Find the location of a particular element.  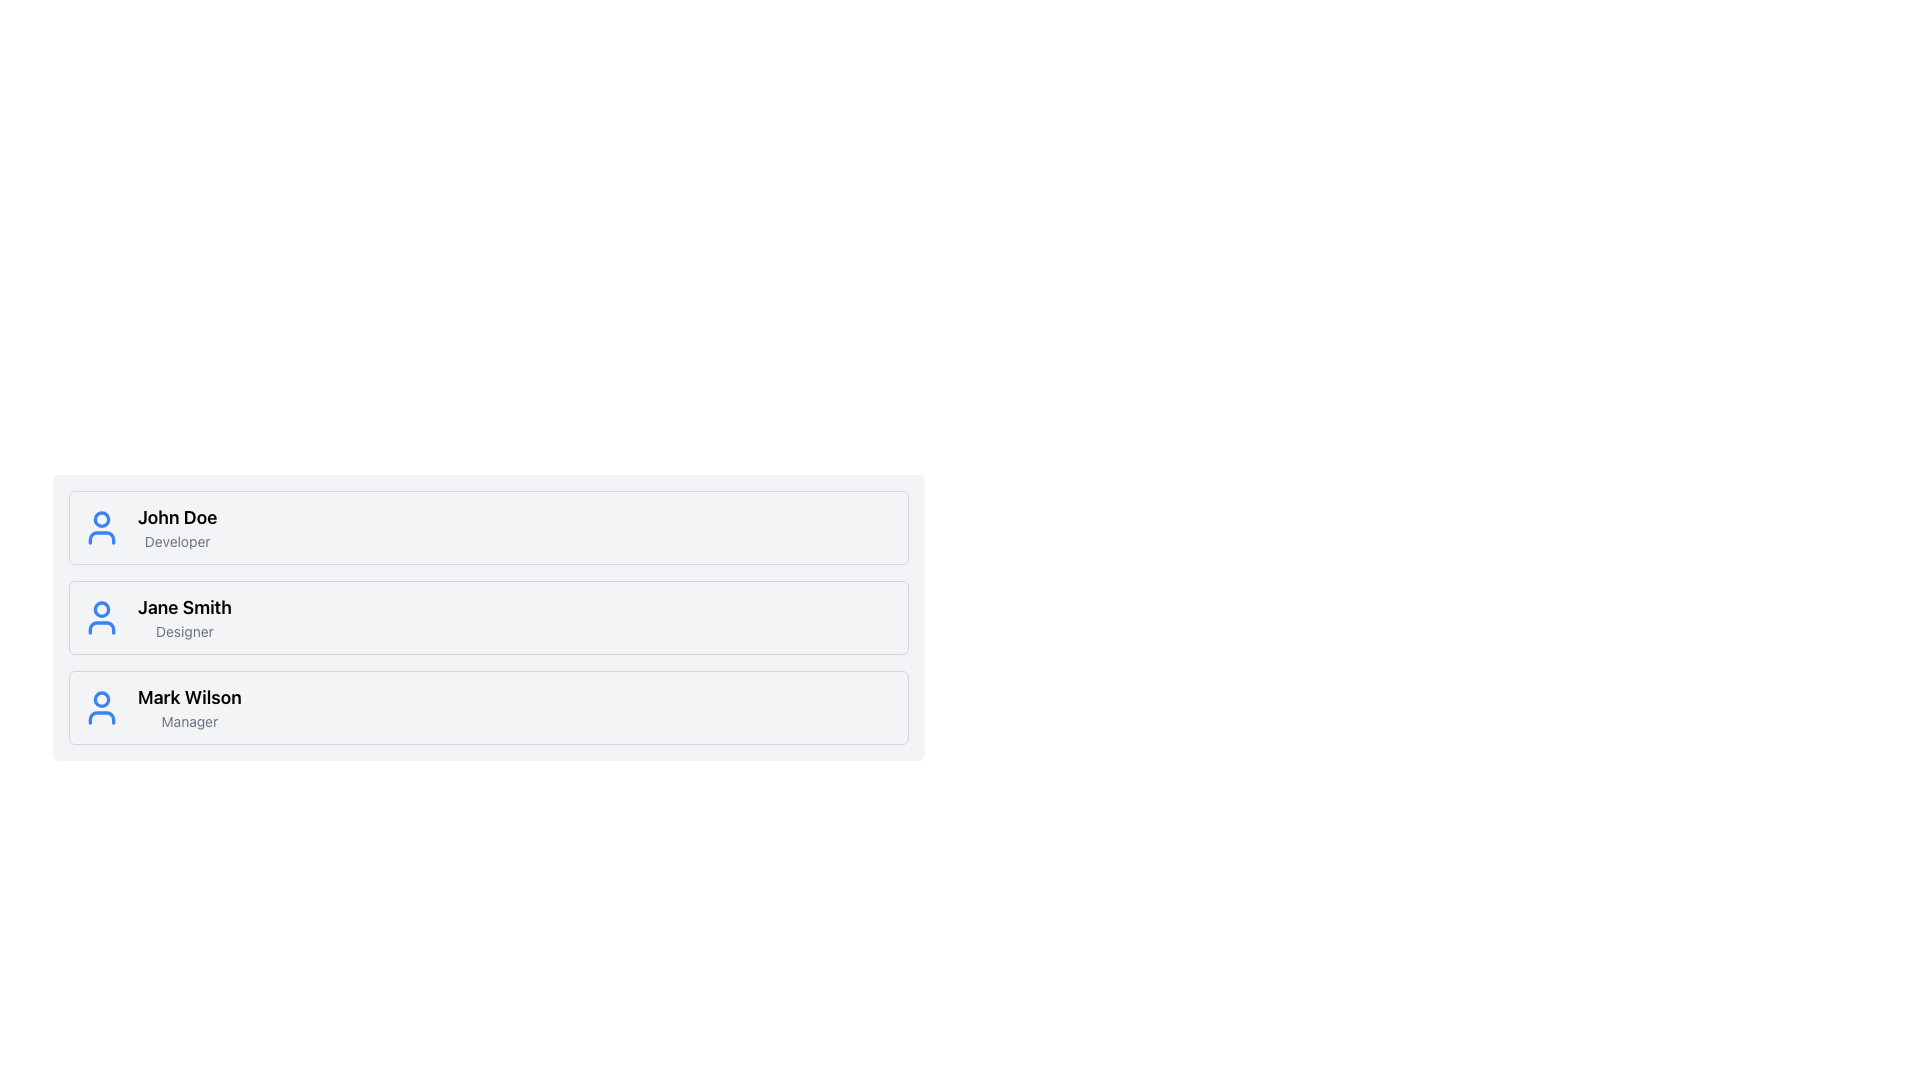

the SVG circle element that represents Jane Smith's user profile in the user icon layout is located at coordinates (100, 608).